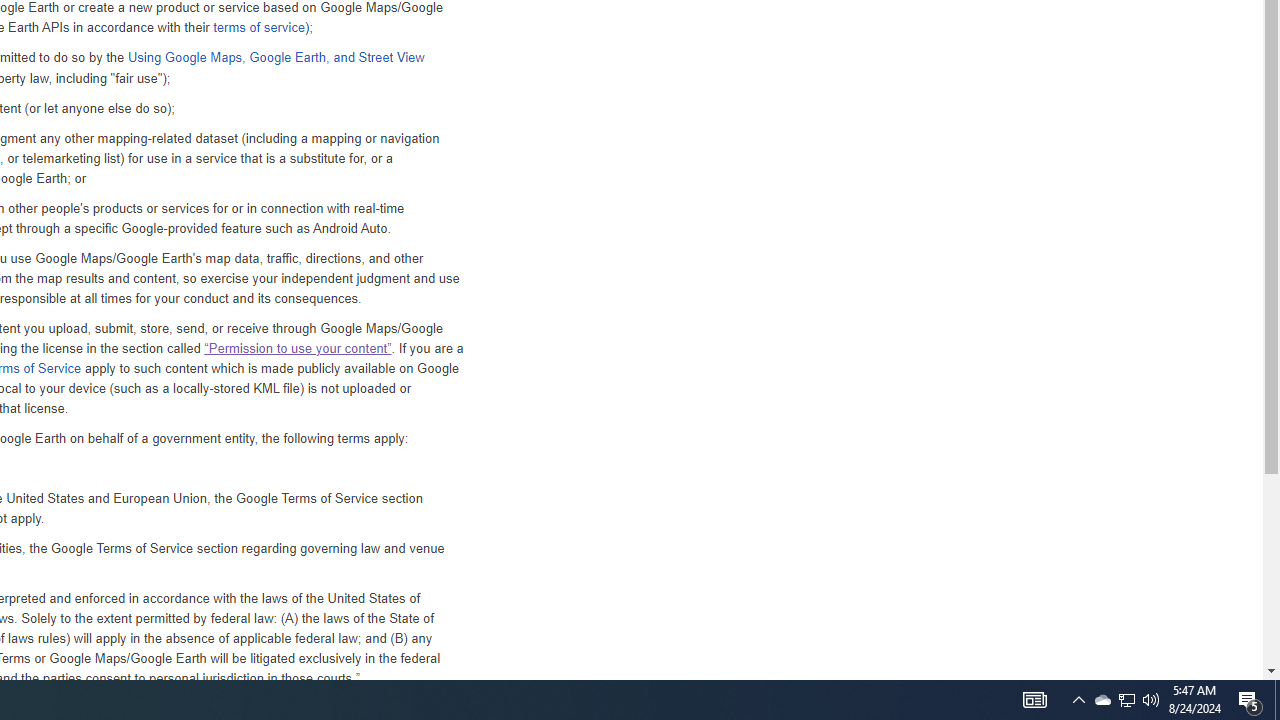  I want to click on 'Using Google Maps, Google Earth, and Street View', so click(274, 56).